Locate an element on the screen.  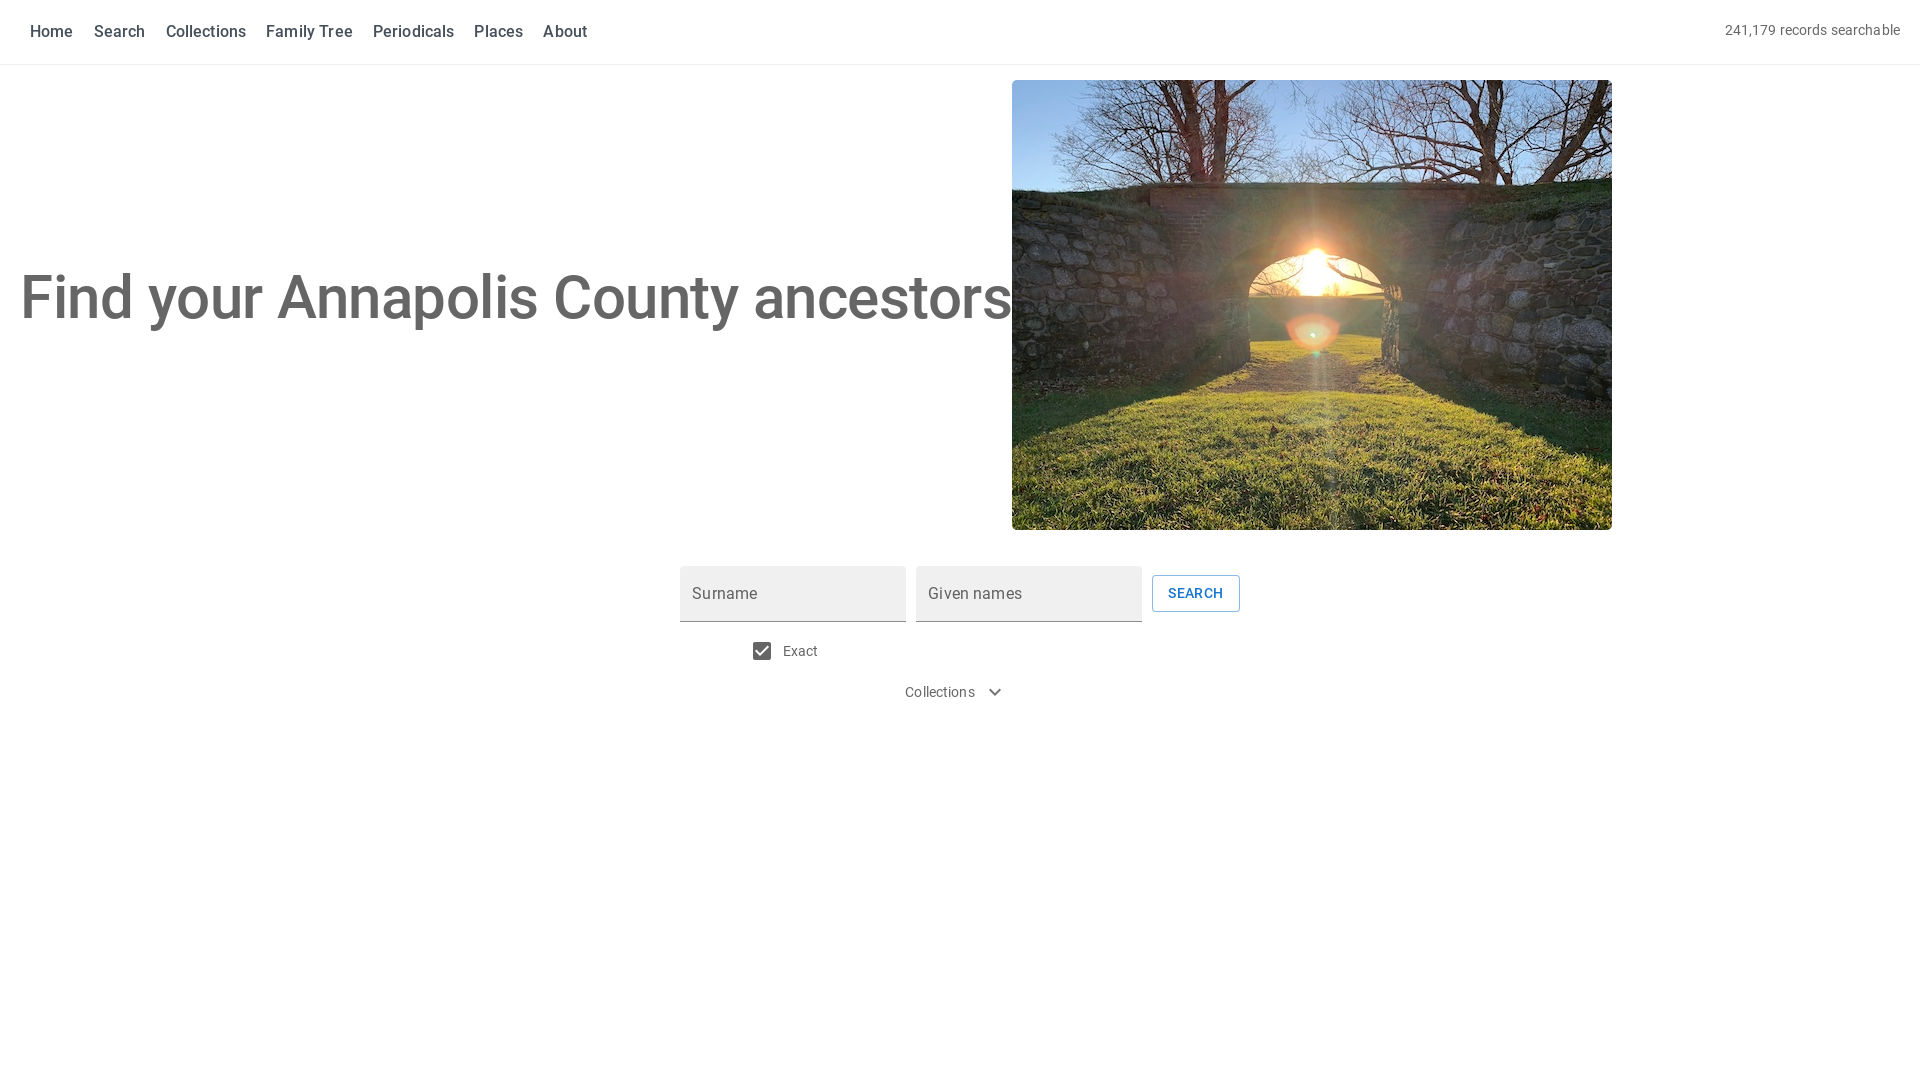
'Places' is located at coordinates (473, 31).